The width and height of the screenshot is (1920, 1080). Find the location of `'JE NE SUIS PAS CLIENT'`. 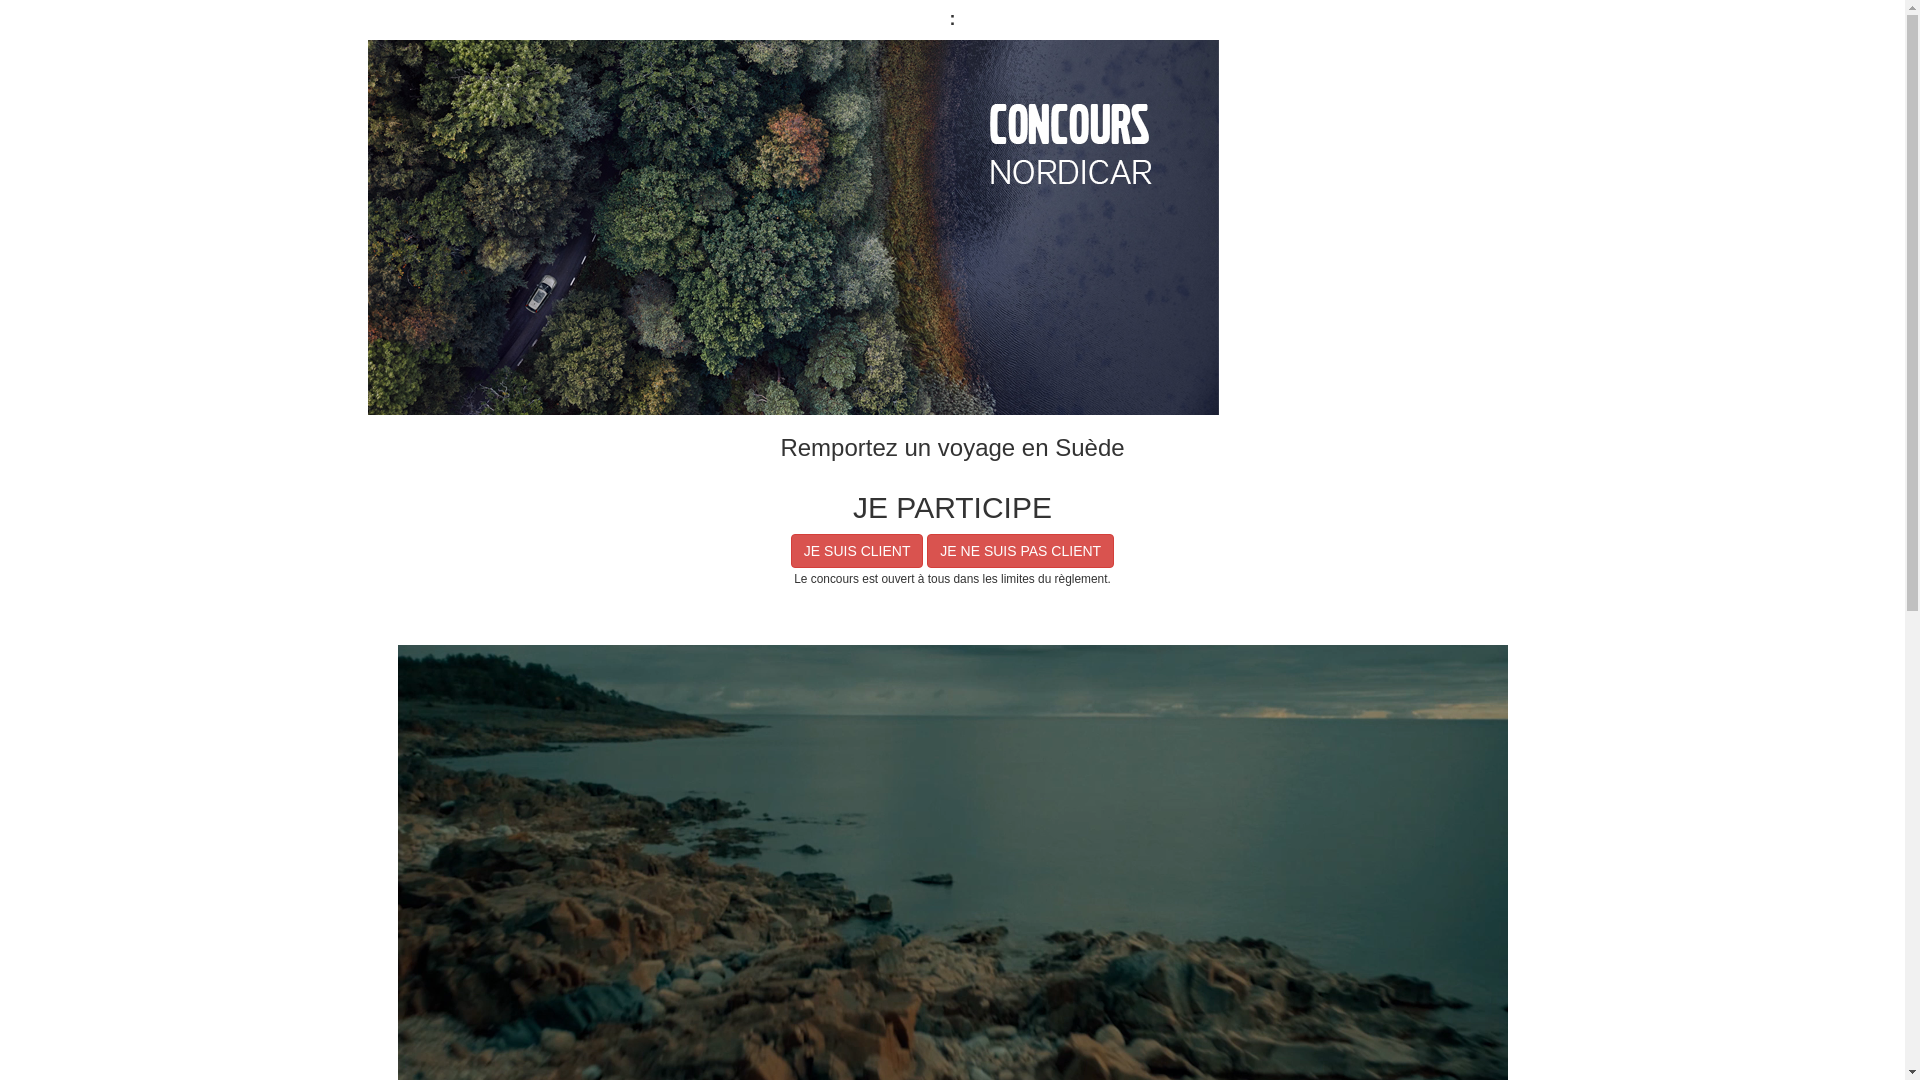

'JE NE SUIS PAS CLIENT' is located at coordinates (1020, 551).